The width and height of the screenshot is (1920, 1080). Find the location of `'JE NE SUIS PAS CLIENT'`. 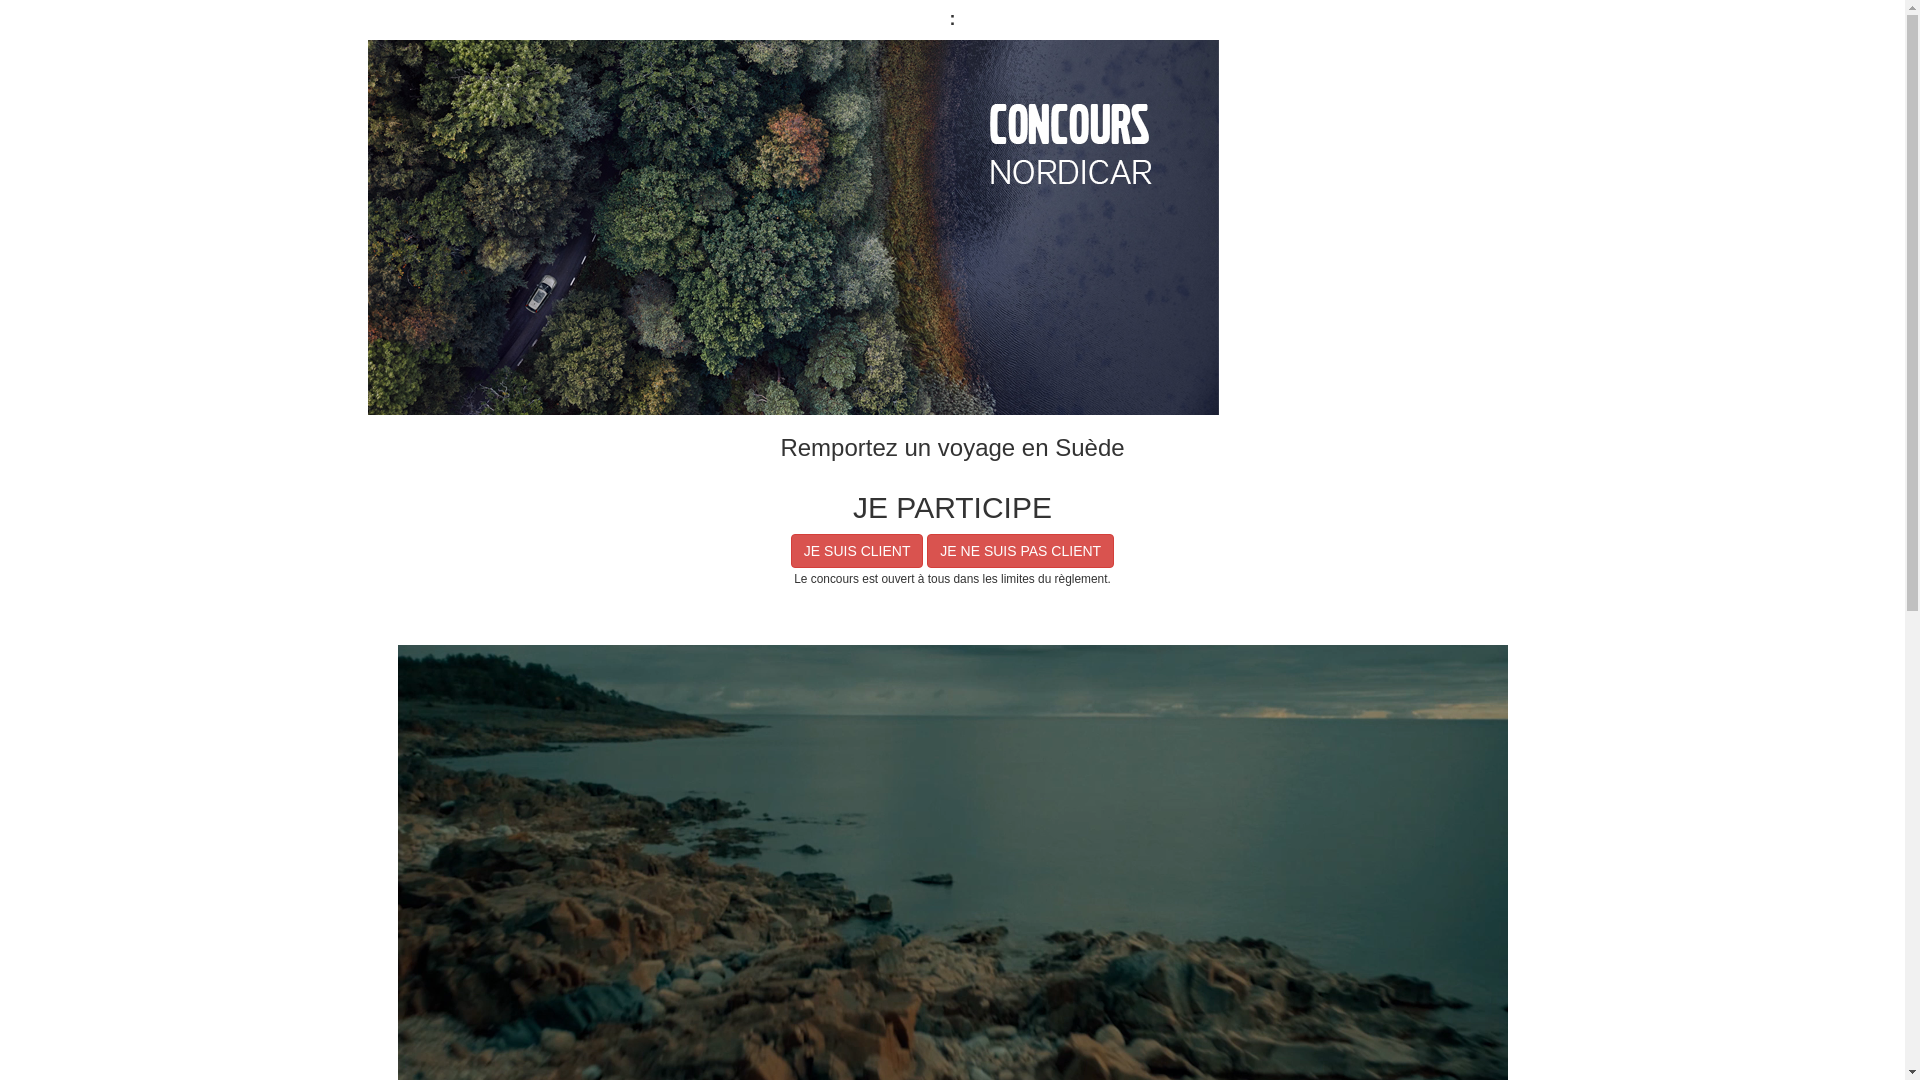

'JE NE SUIS PAS CLIENT' is located at coordinates (1020, 551).